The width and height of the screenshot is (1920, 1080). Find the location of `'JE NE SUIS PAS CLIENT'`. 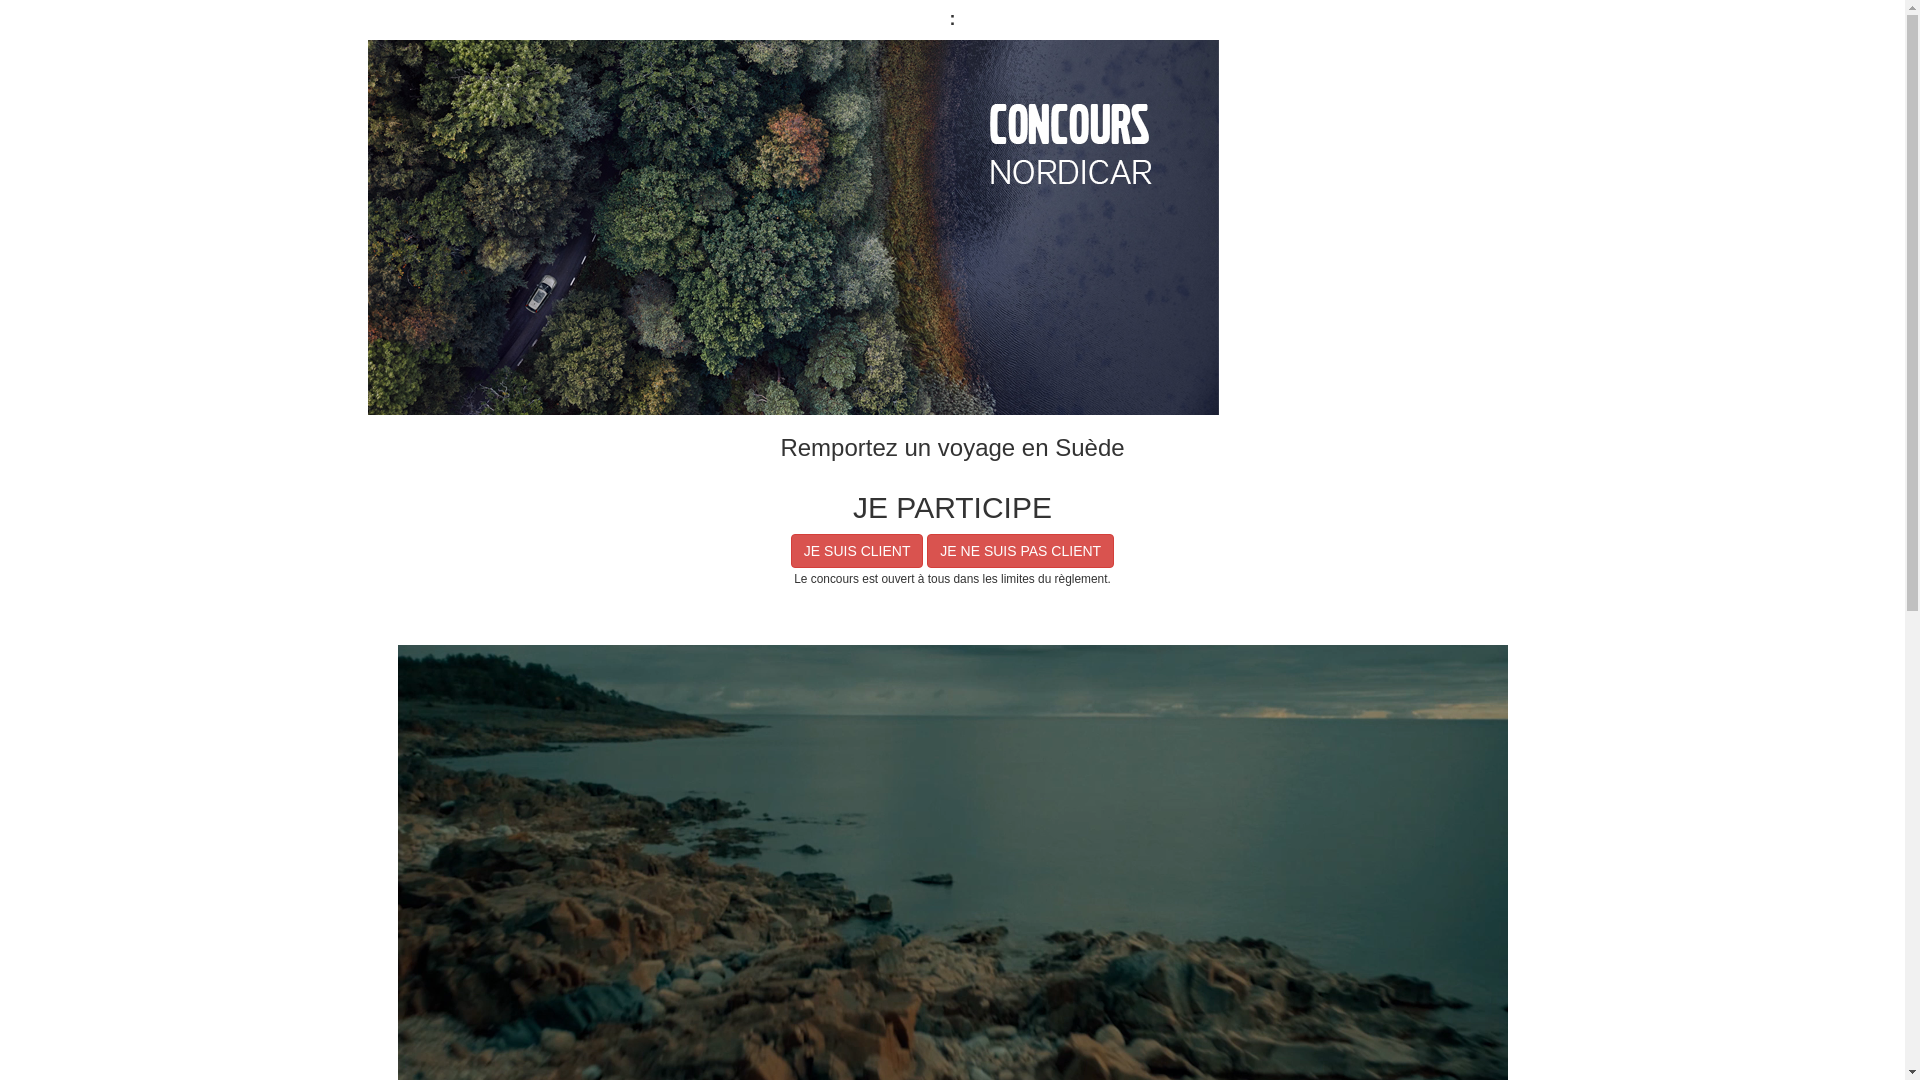

'JE NE SUIS PAS CLIENT' is located at coordinates (1020, 551).